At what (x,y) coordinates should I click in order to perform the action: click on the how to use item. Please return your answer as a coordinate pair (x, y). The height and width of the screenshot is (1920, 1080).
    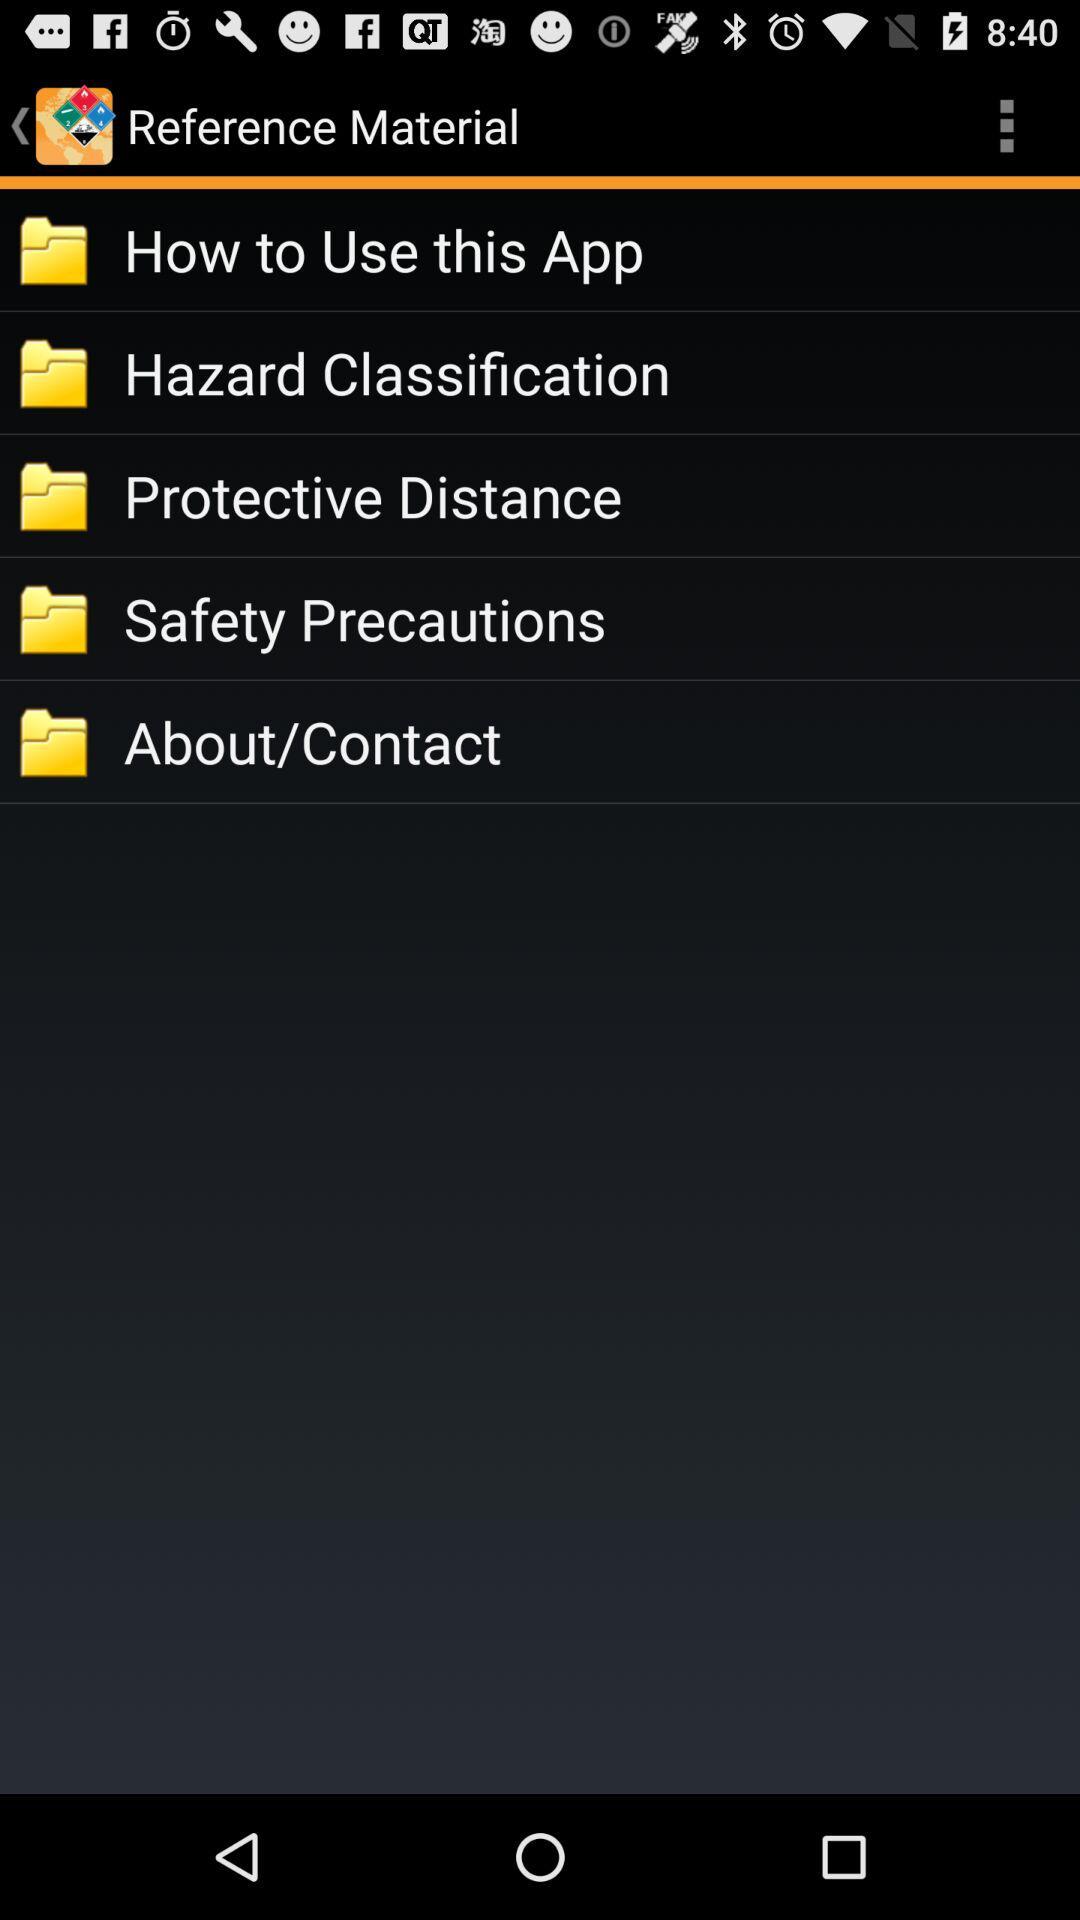
    Looking at the image, I should click on (600, 248).